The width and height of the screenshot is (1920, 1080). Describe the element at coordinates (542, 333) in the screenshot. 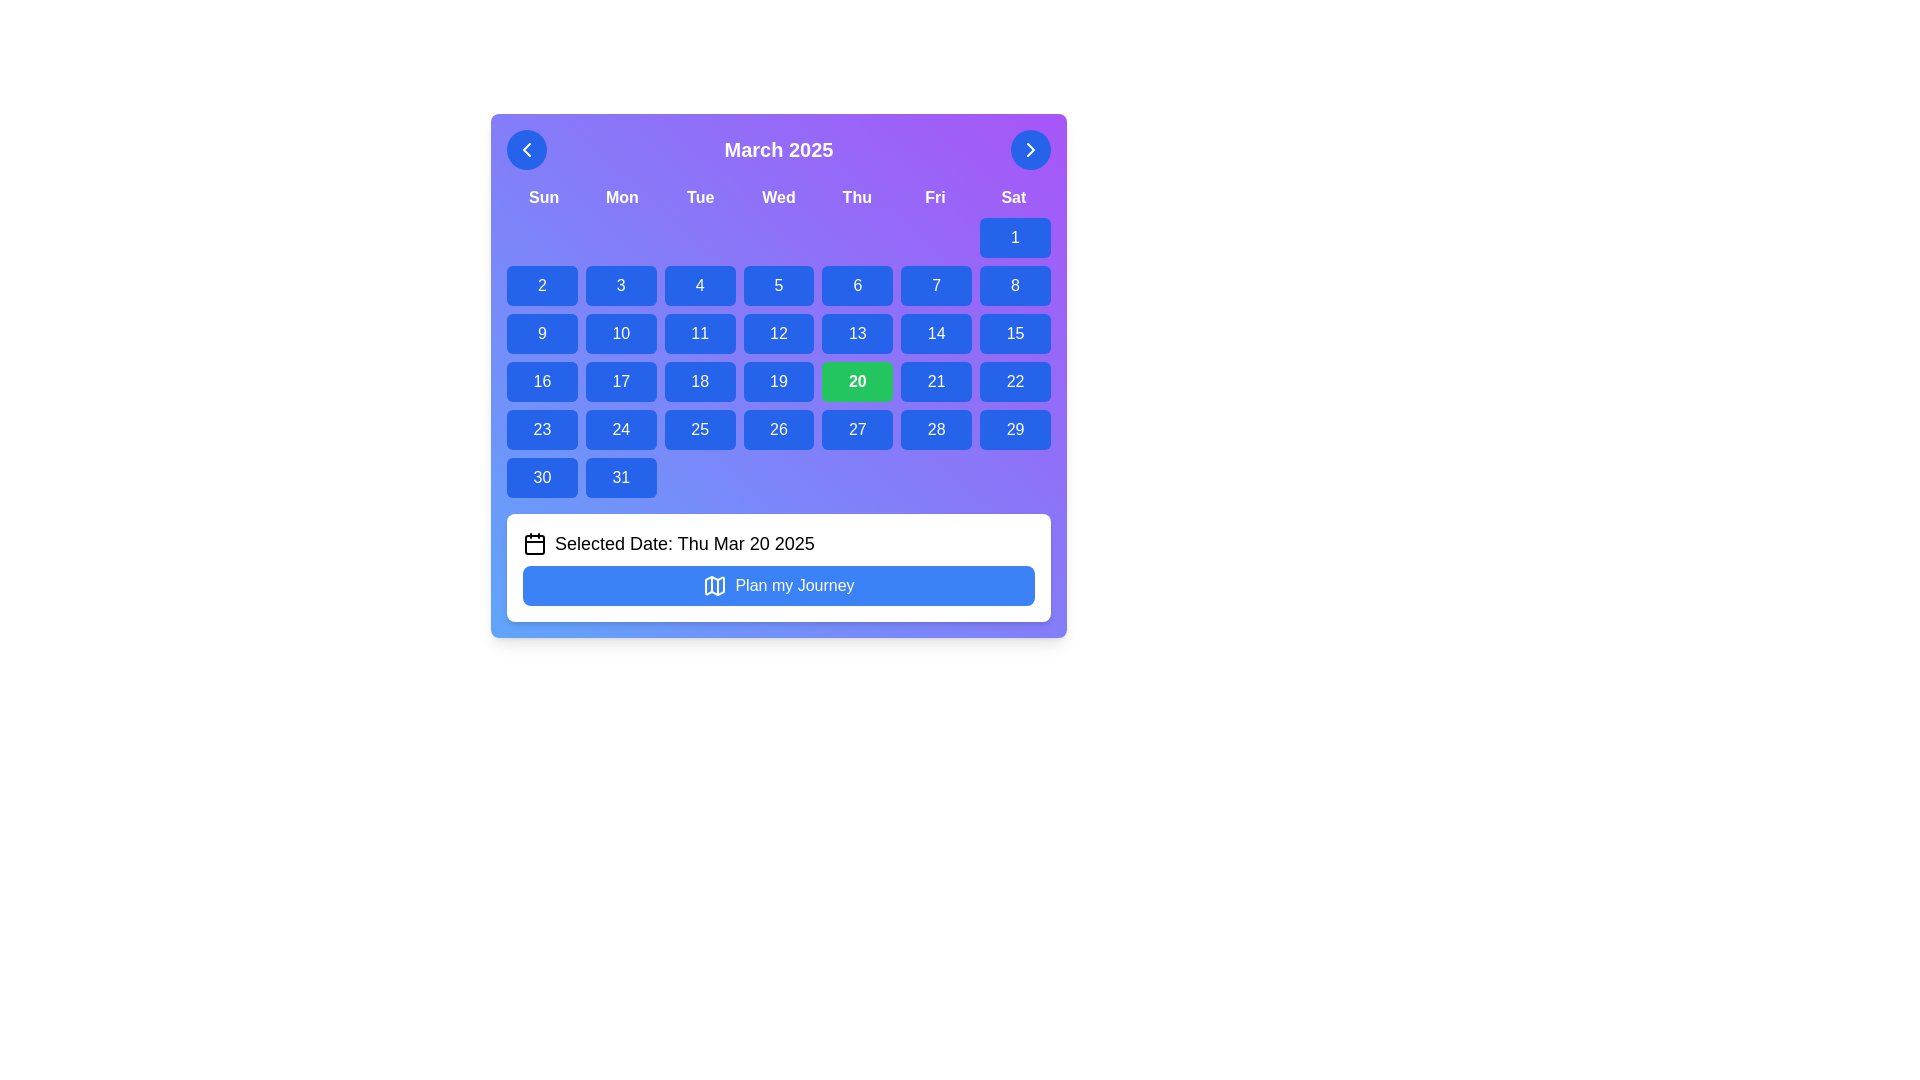

I see `the blue rectangular button displaying the number '9'` at that location.